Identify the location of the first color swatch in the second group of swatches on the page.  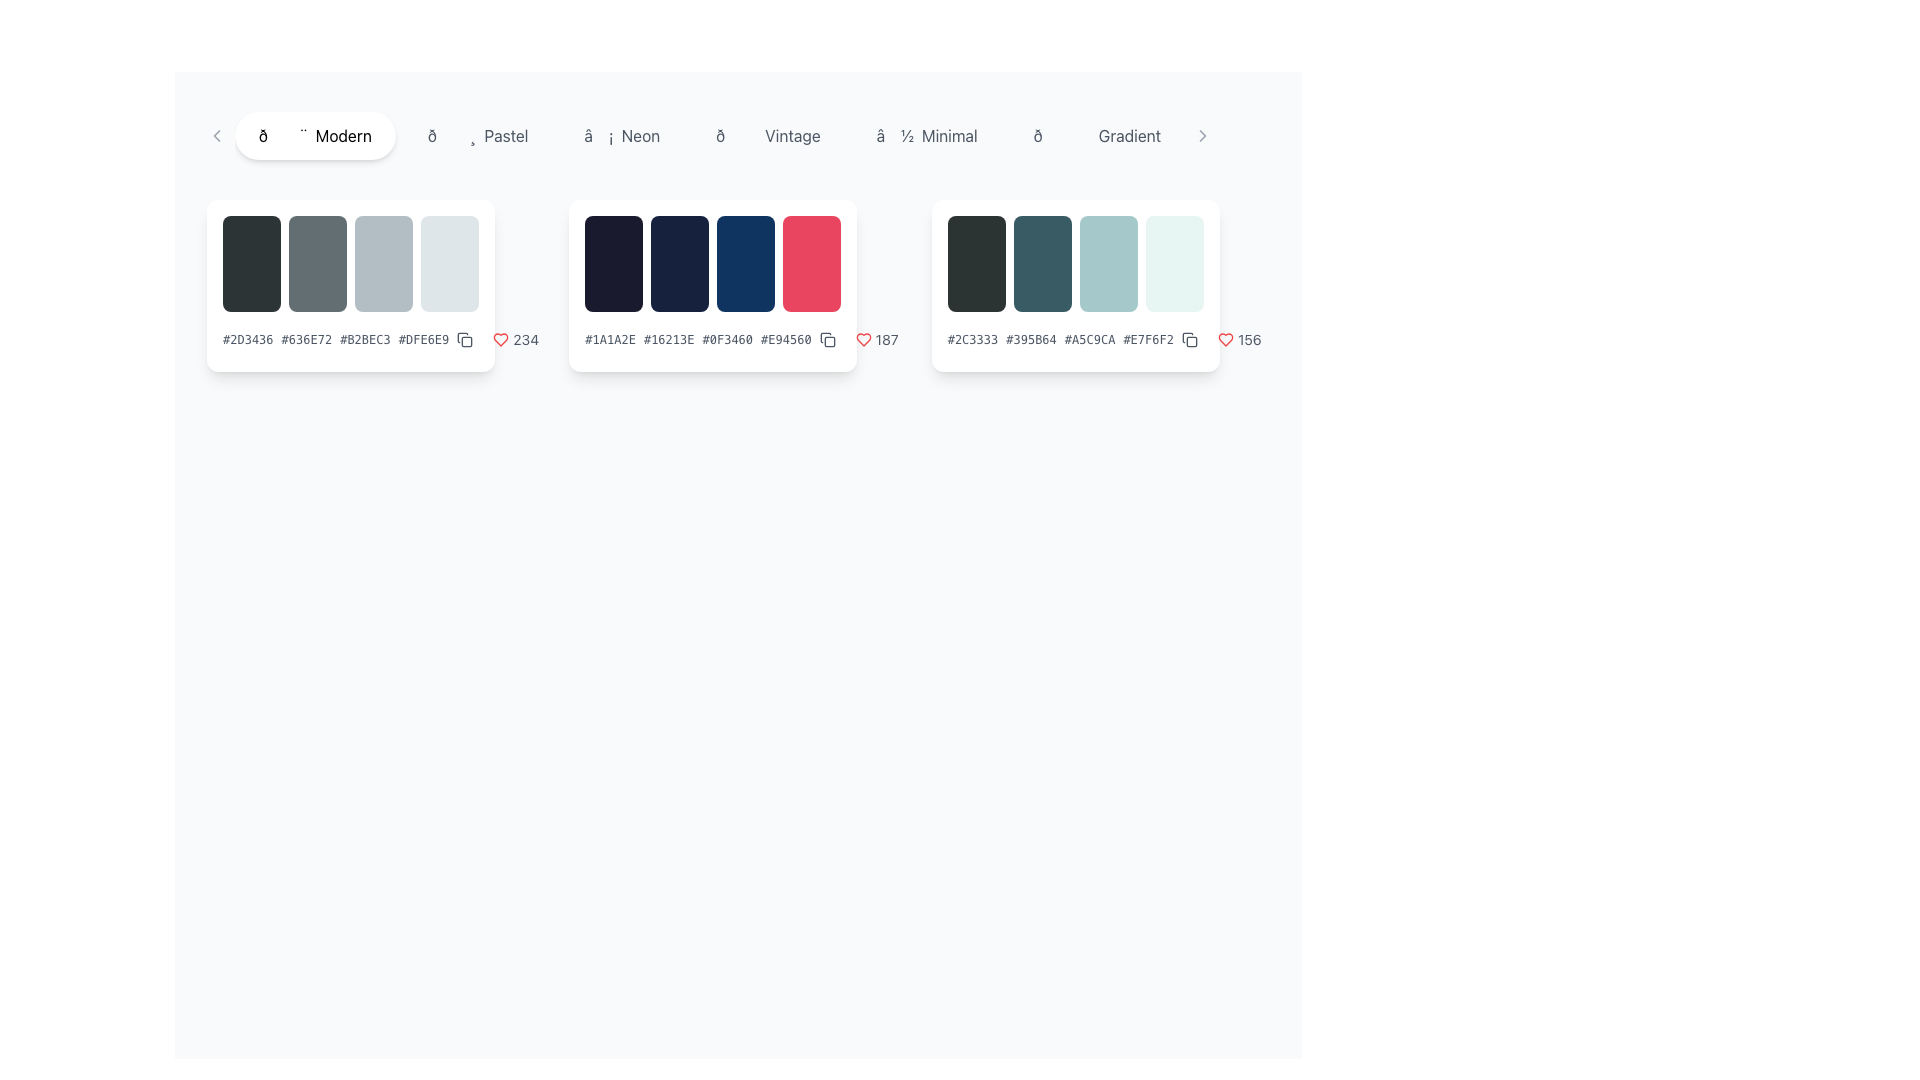
(613, 262).